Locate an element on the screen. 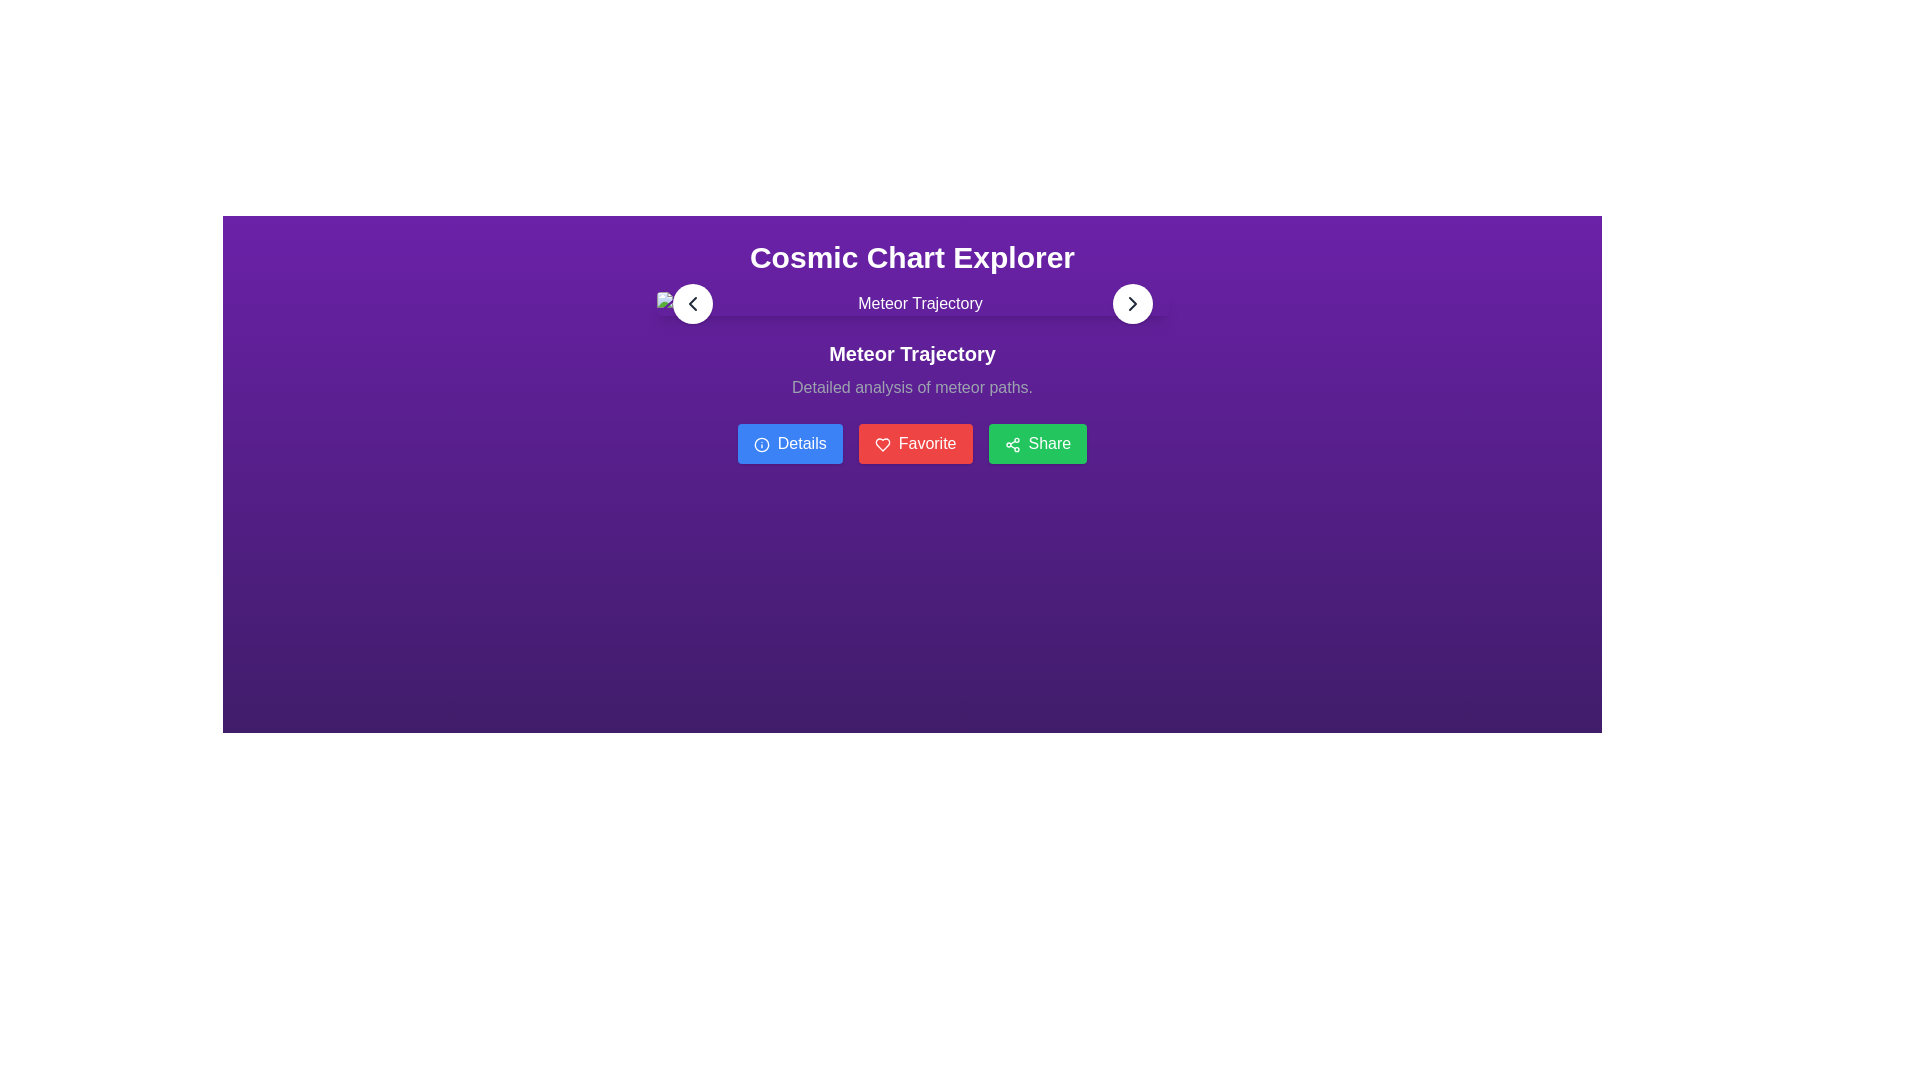  the small blue information icon with a white circular border and a white 'i' in the center, which is located to the left of the 'Details' button text is located at coordinates (760, 443).